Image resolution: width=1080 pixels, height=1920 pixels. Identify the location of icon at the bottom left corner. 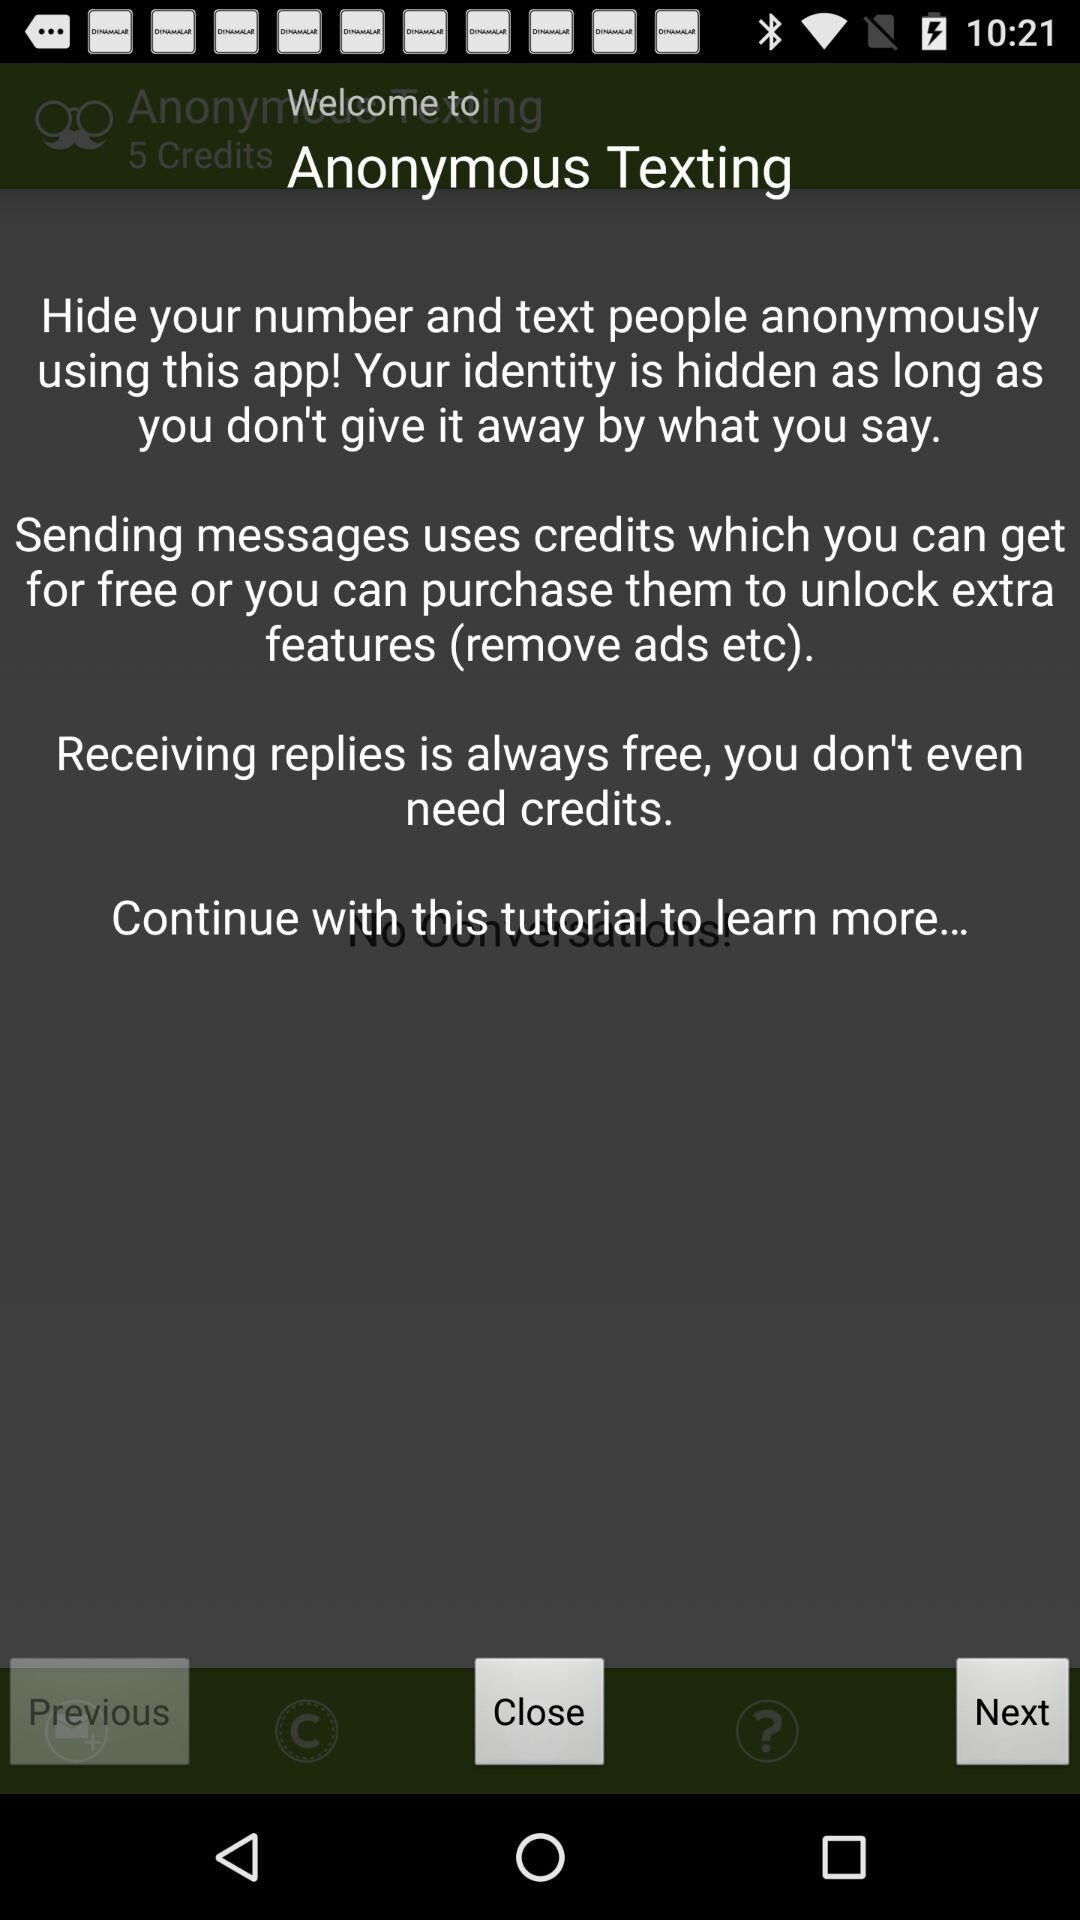
(100, 1716).